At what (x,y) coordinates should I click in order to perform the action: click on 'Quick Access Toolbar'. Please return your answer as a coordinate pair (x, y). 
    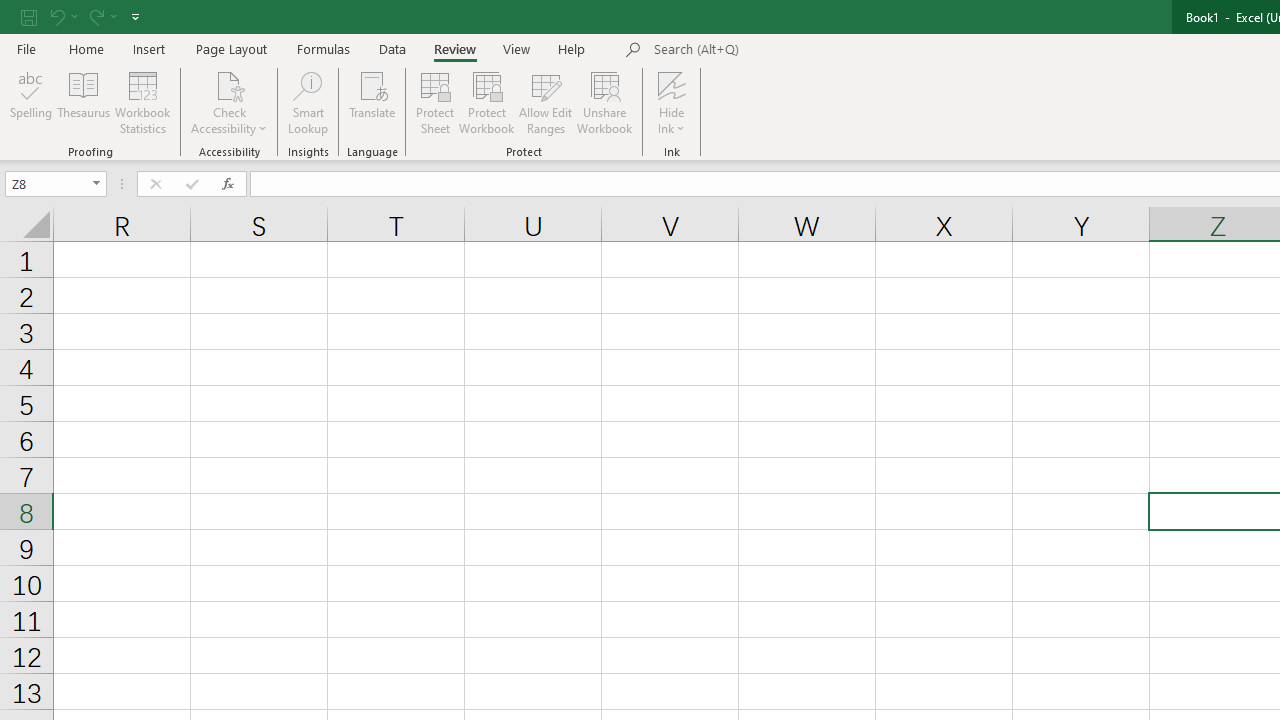
    Looking at the image, I should click on (81, 16).